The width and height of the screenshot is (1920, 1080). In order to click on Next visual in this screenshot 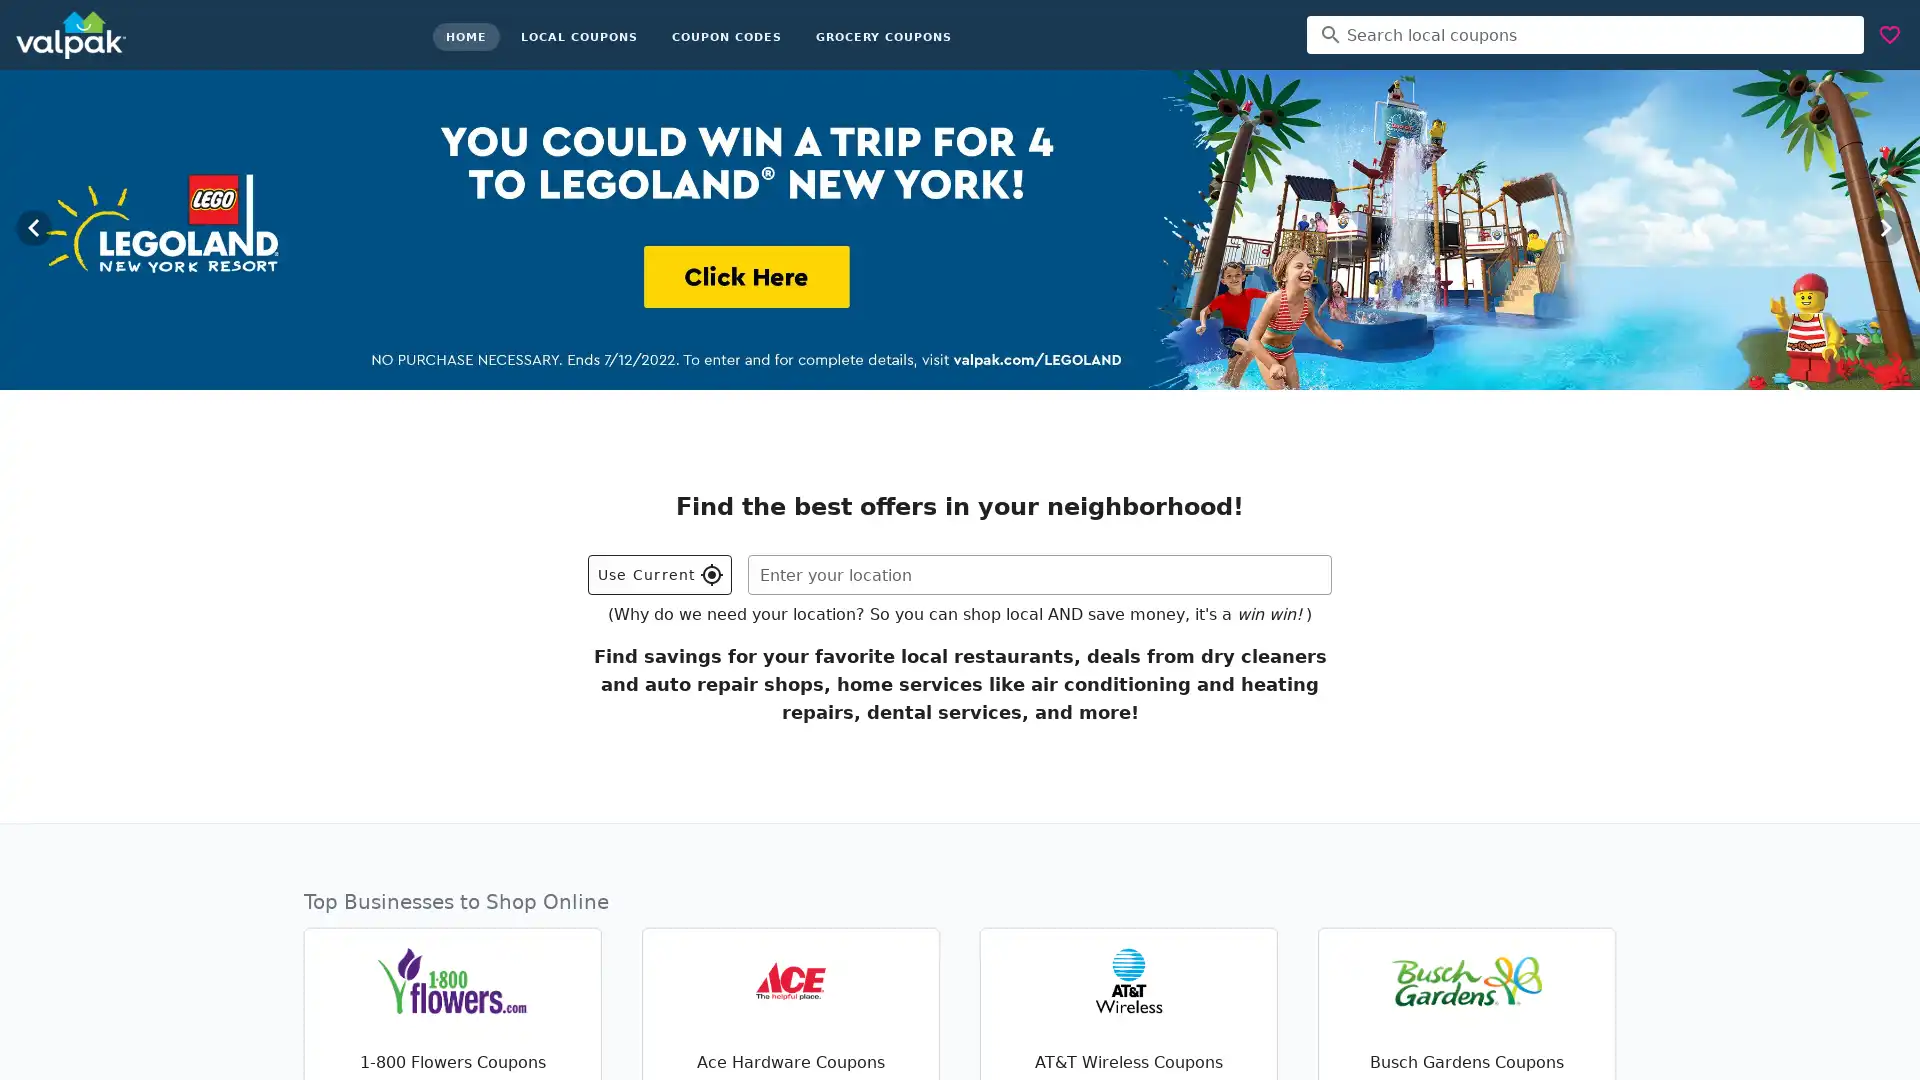, I will do `click(1885, 226)`.